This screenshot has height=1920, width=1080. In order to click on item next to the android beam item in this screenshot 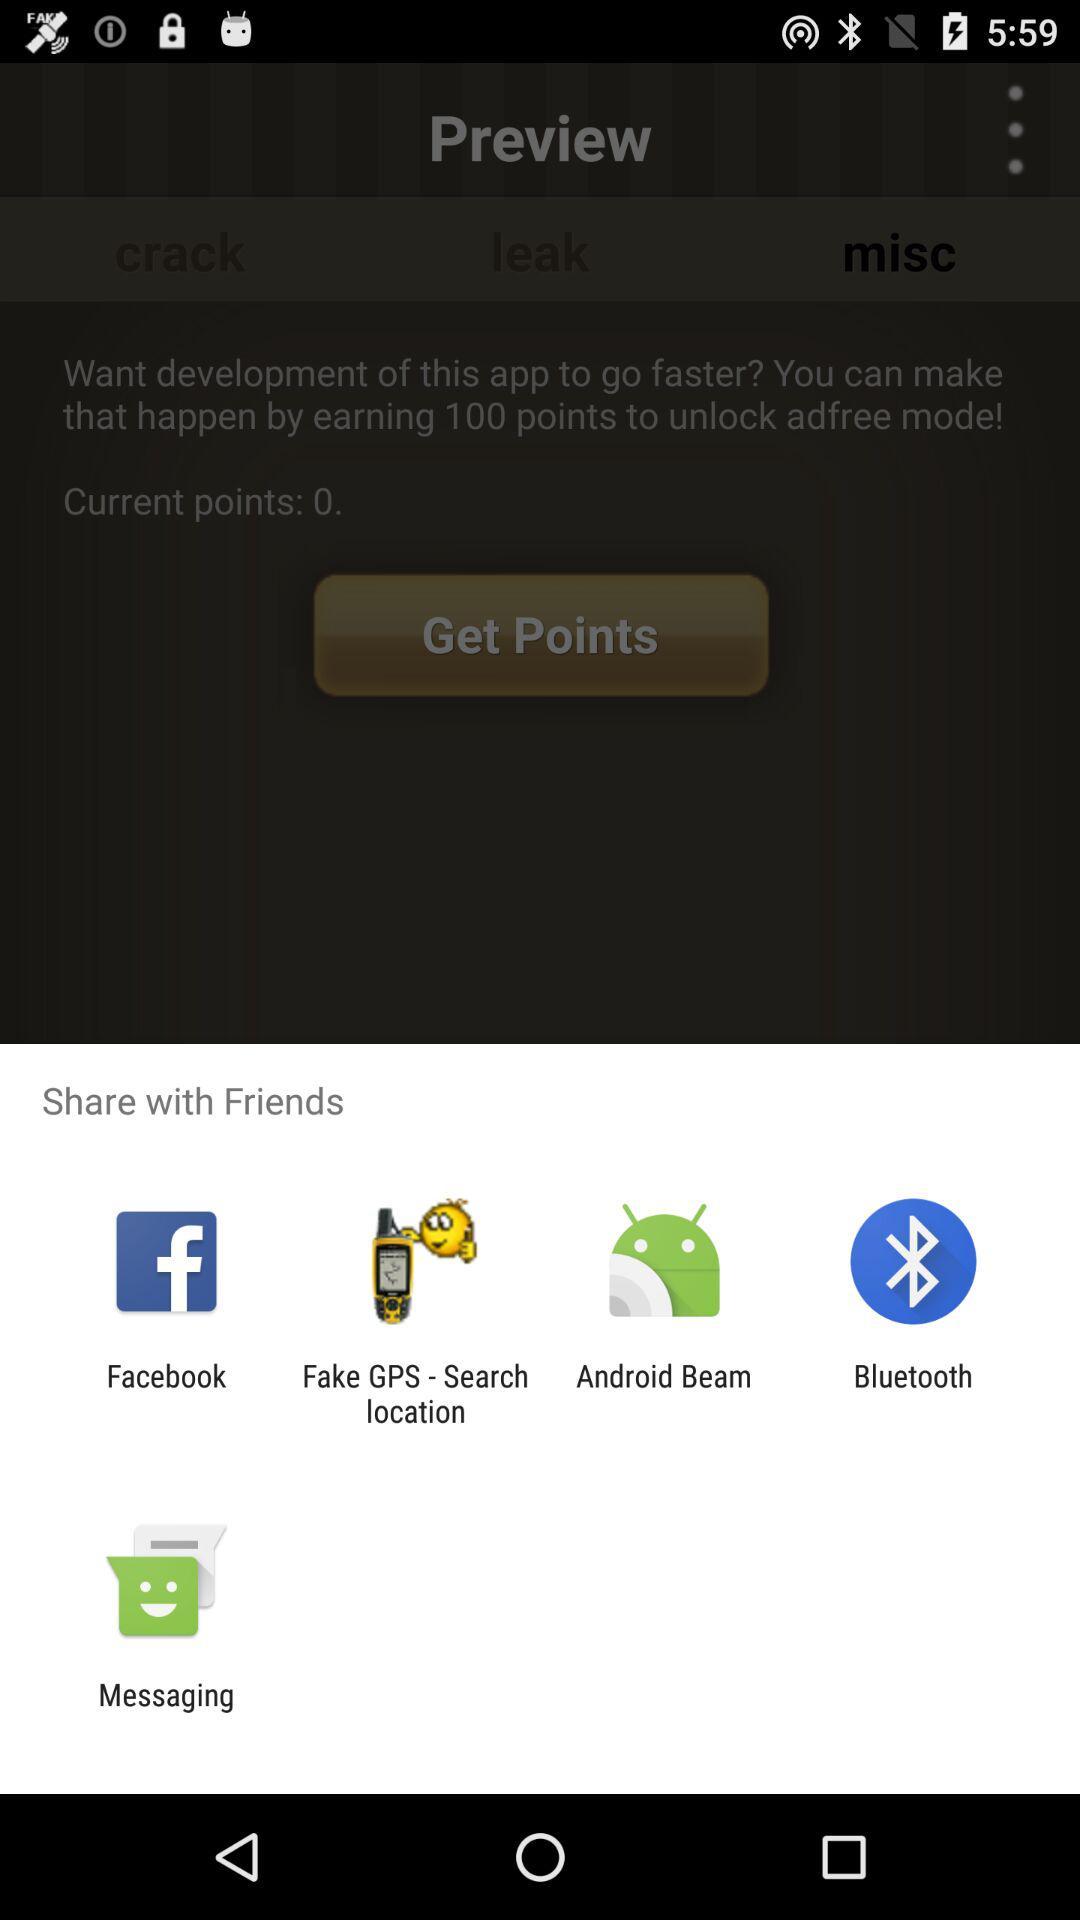, I will do `click(414, 1392)`.